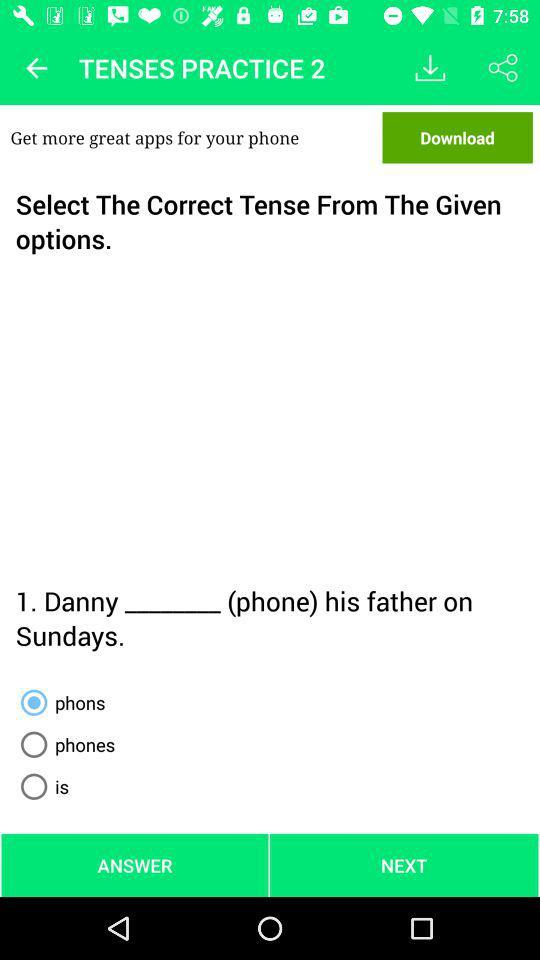 Image resolution: width=540 pixels, height=960 pixels. What do you see at coordinates (36, 68) in the screenshot?
I see `icon next to tenses practice 2 app` at bounding box center [36, 68].